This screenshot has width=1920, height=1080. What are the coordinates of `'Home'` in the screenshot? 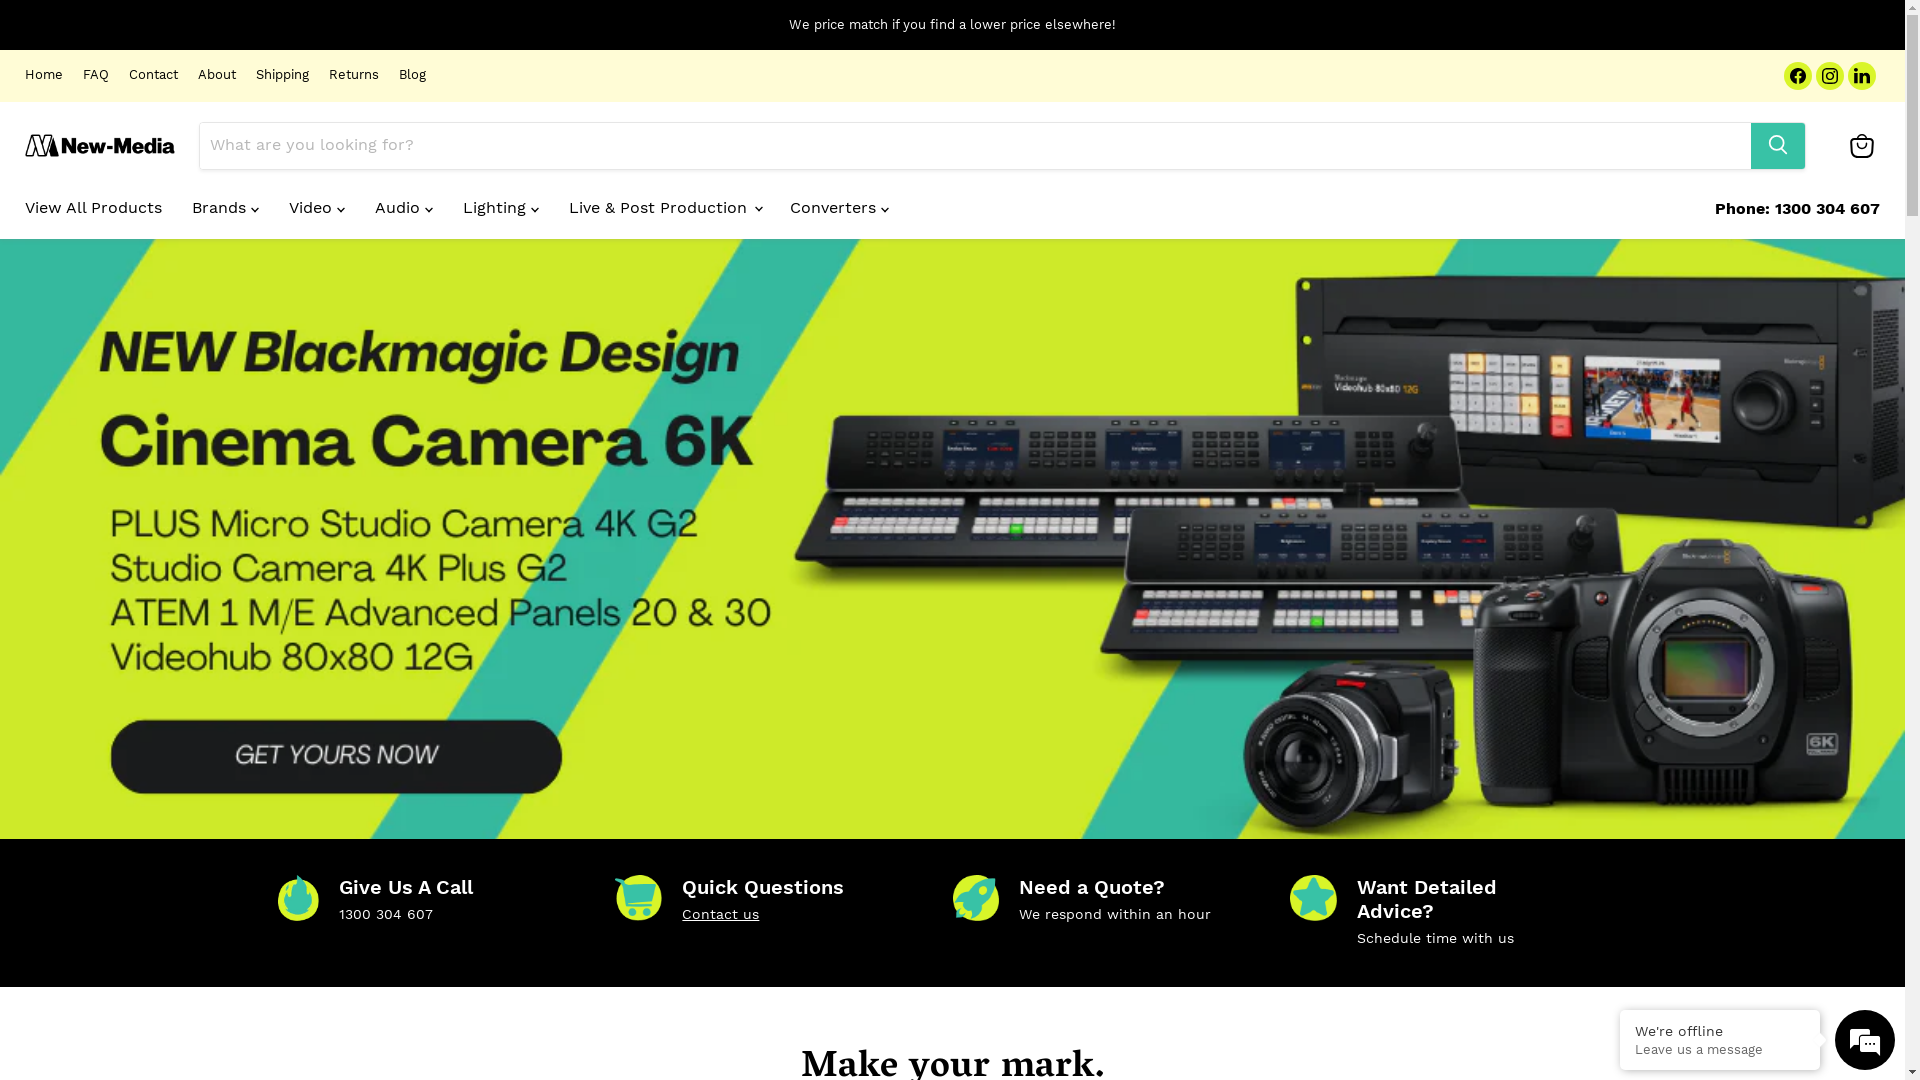 It's located at (43, 74).